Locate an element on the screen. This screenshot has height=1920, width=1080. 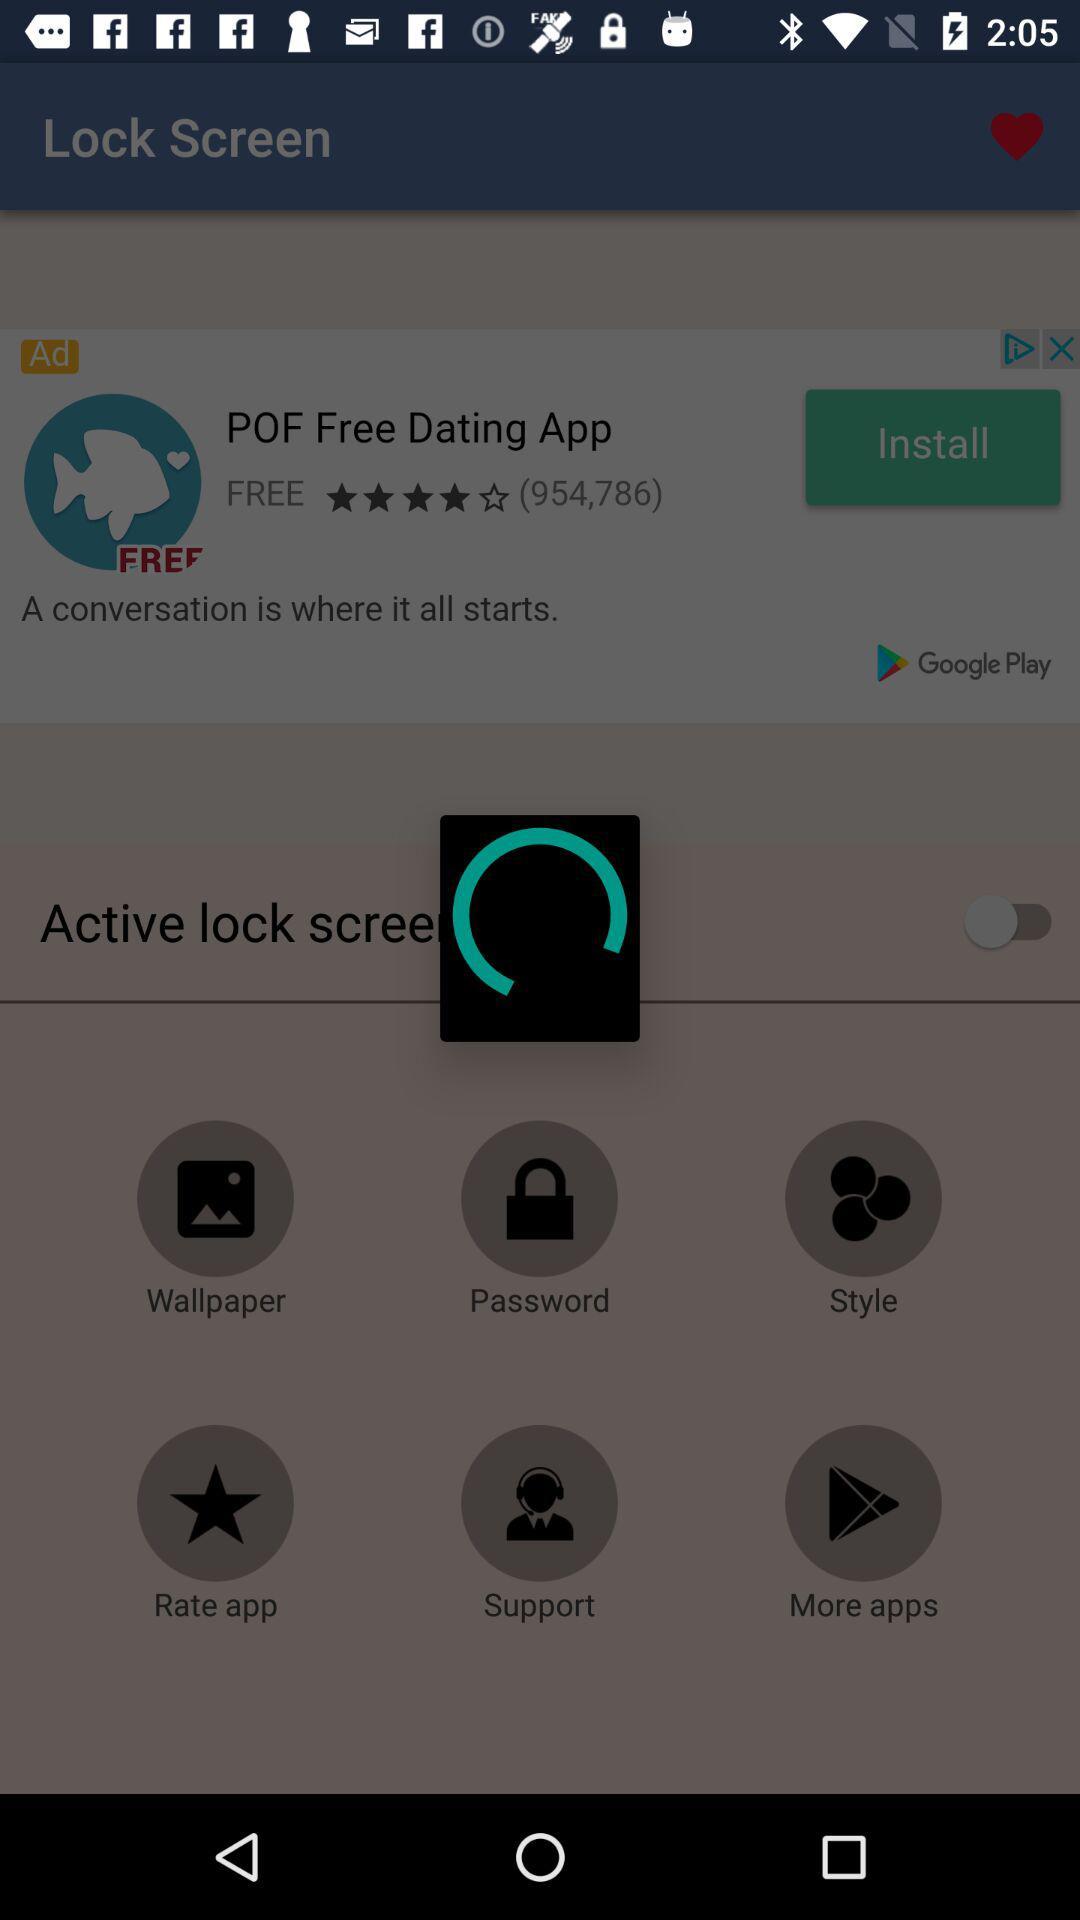
lock is located at coordinates (540, 1199).